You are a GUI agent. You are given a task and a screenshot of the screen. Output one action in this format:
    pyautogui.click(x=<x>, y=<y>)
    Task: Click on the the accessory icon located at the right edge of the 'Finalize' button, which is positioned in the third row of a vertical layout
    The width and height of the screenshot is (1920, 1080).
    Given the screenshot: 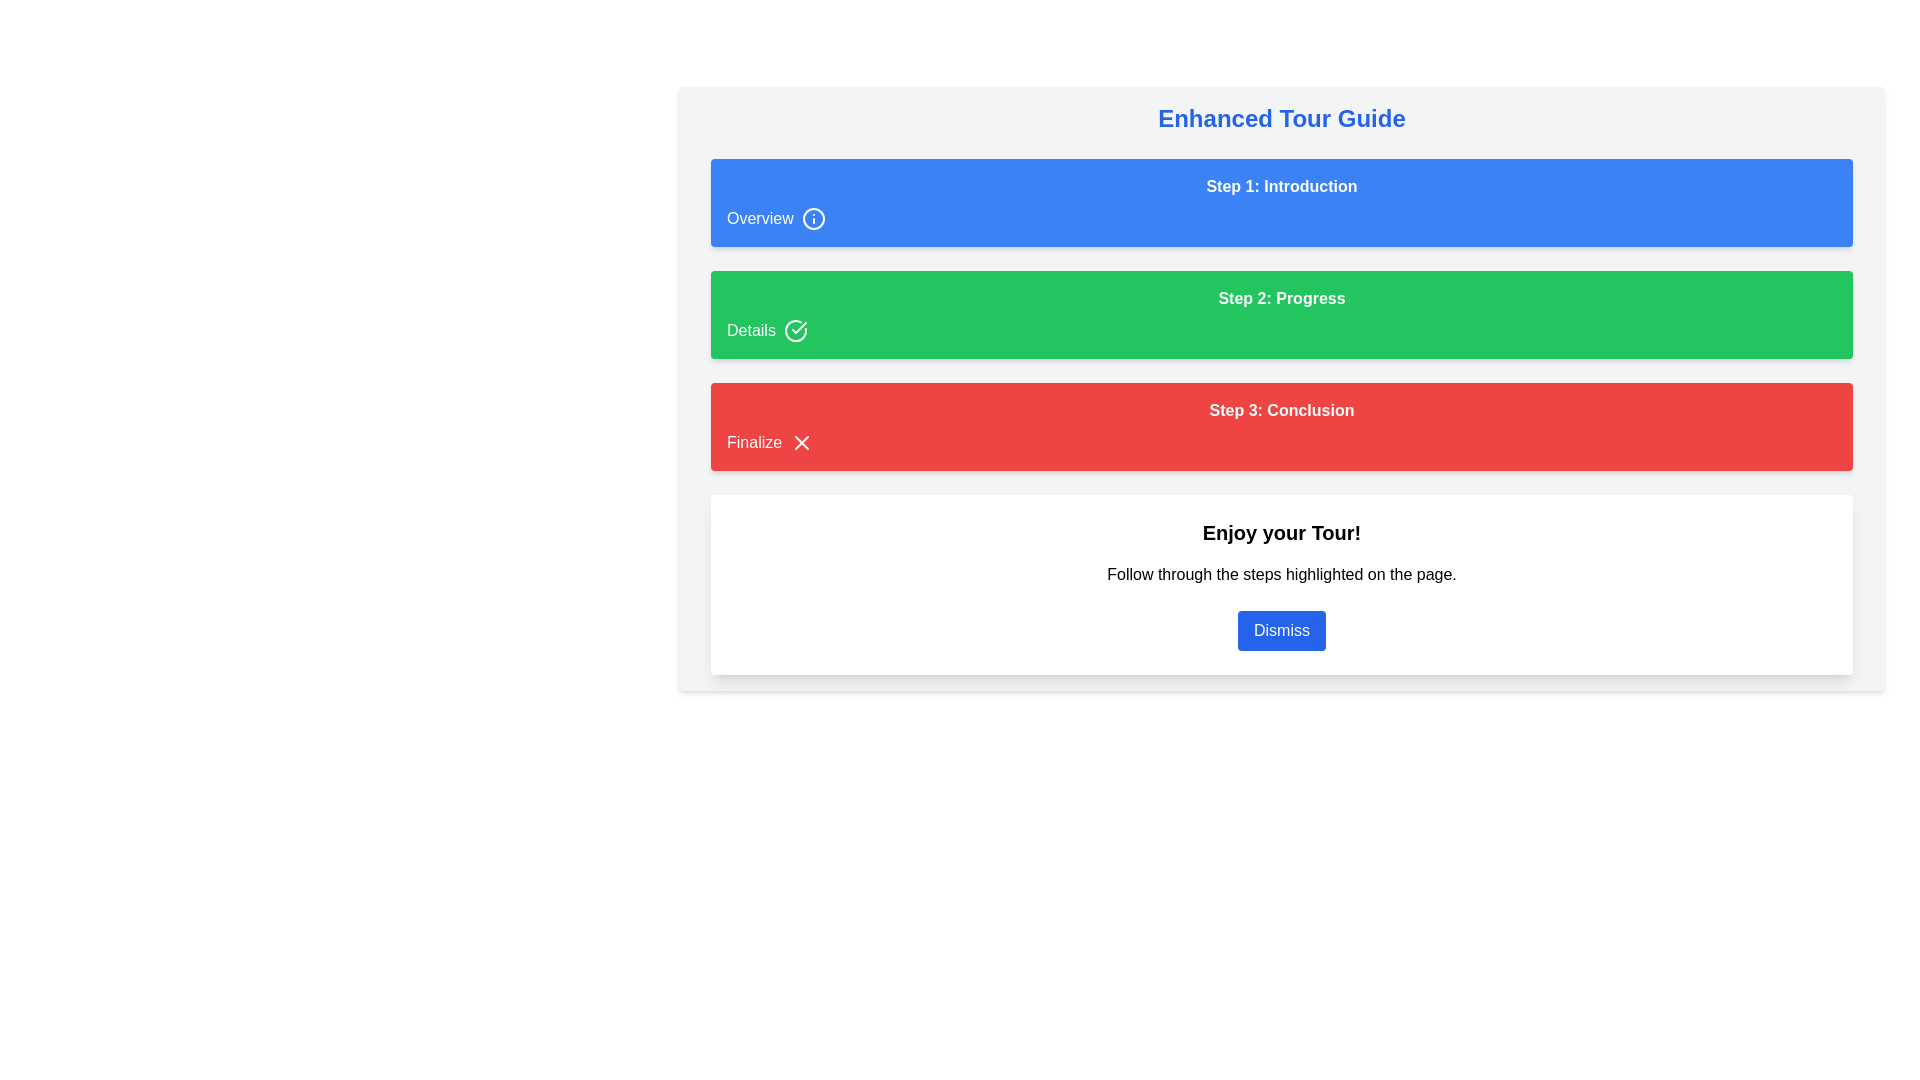 What is the action you would take?
    pyautogui.click(x=802, y=442)
    